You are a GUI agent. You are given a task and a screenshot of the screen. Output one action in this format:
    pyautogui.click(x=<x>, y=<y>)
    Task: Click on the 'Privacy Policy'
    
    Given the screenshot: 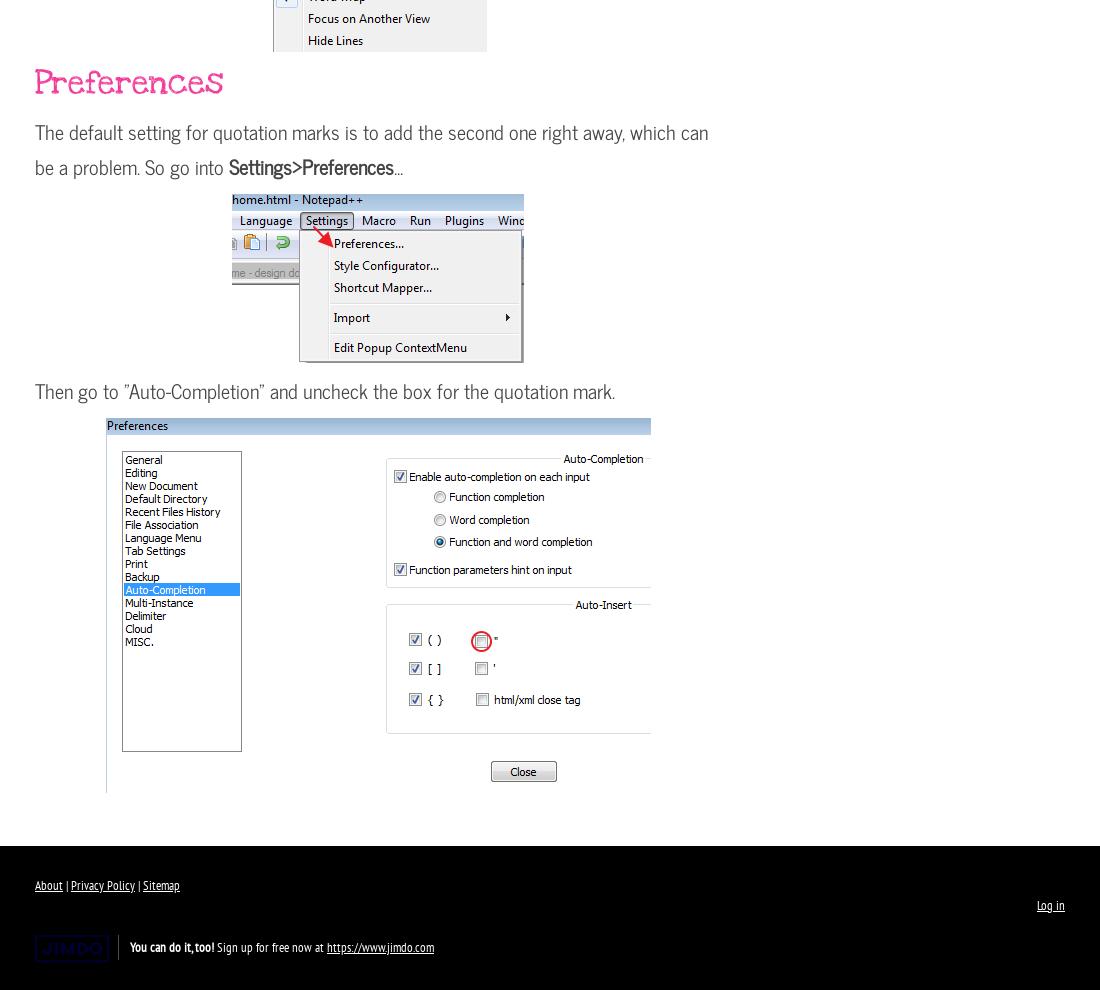 What is the action you would take?
    pyautogui.click(x=102, y=885)
    